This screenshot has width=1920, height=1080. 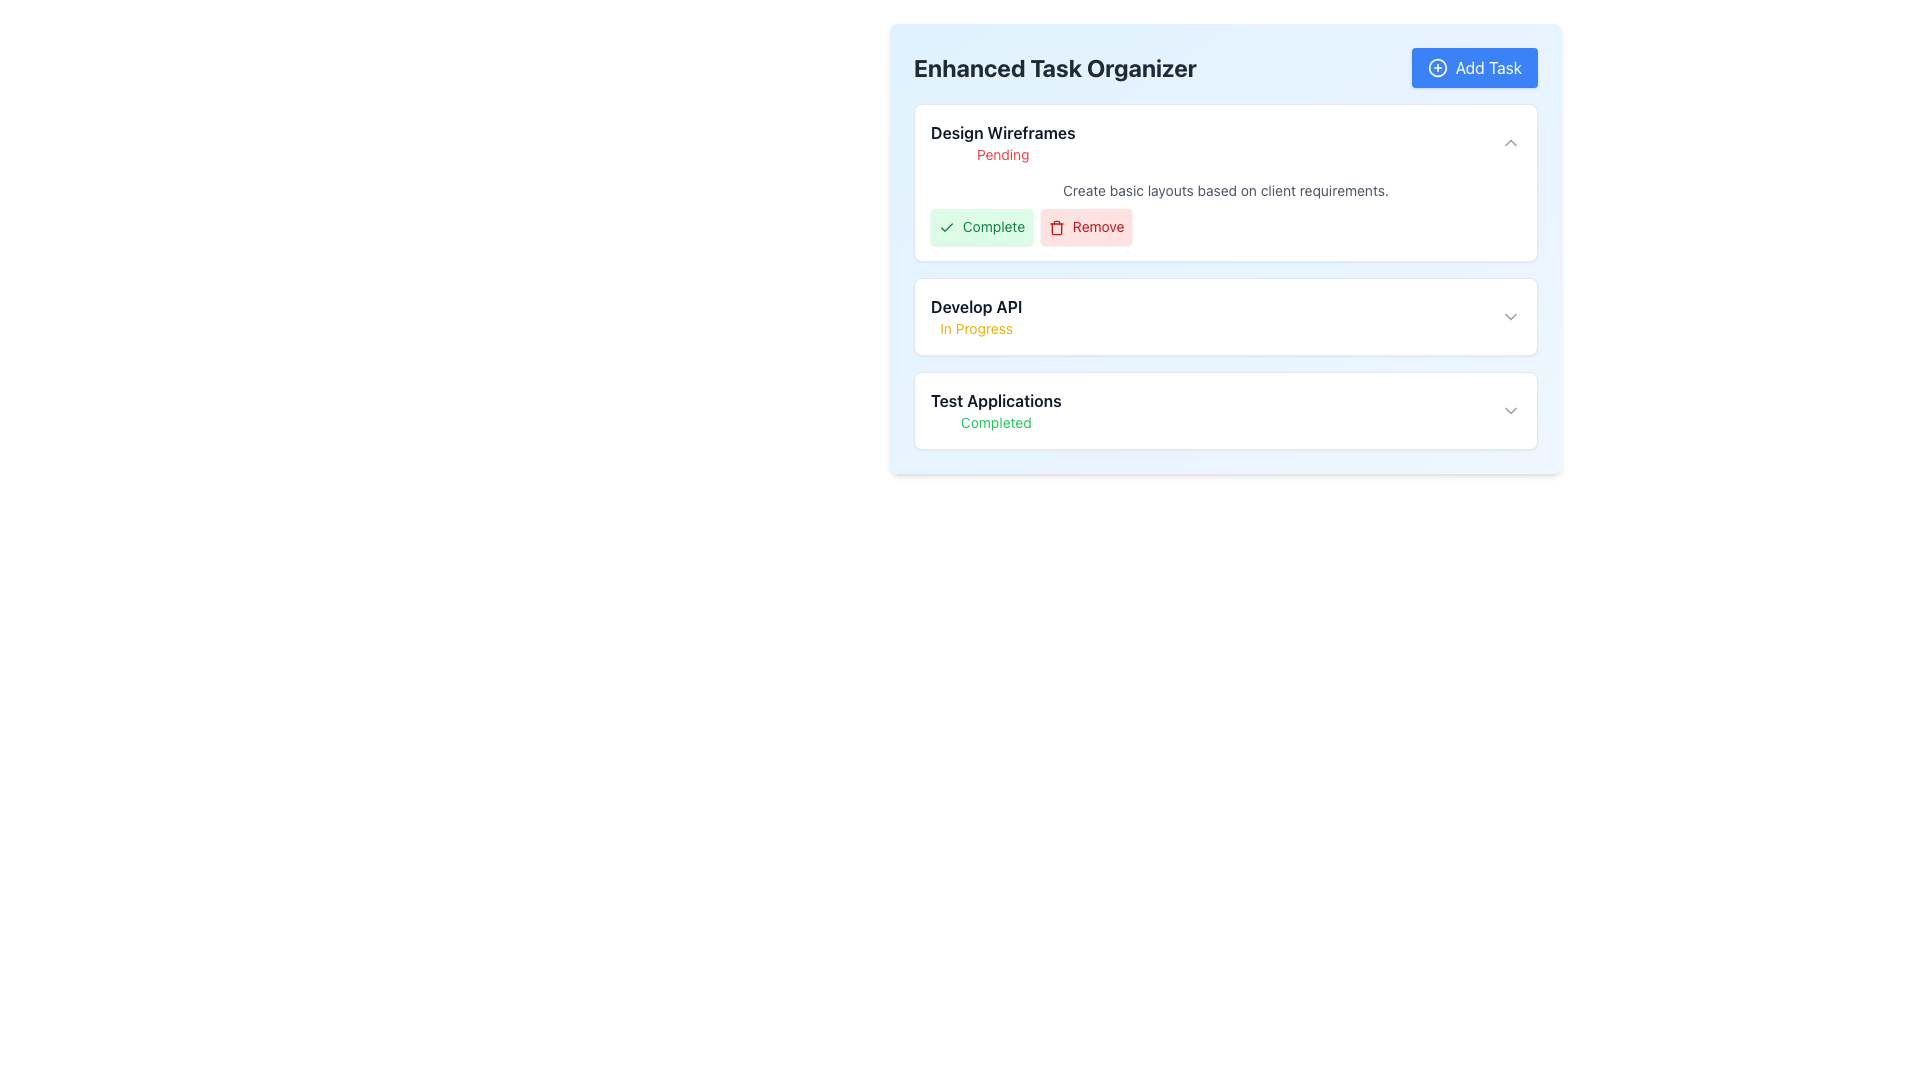 I want to click on the dropdown toggle button with a downward-pointing arrow icon, located in the top-right corner of the 'Develop API' task entry, so click(x=1511, y=315).